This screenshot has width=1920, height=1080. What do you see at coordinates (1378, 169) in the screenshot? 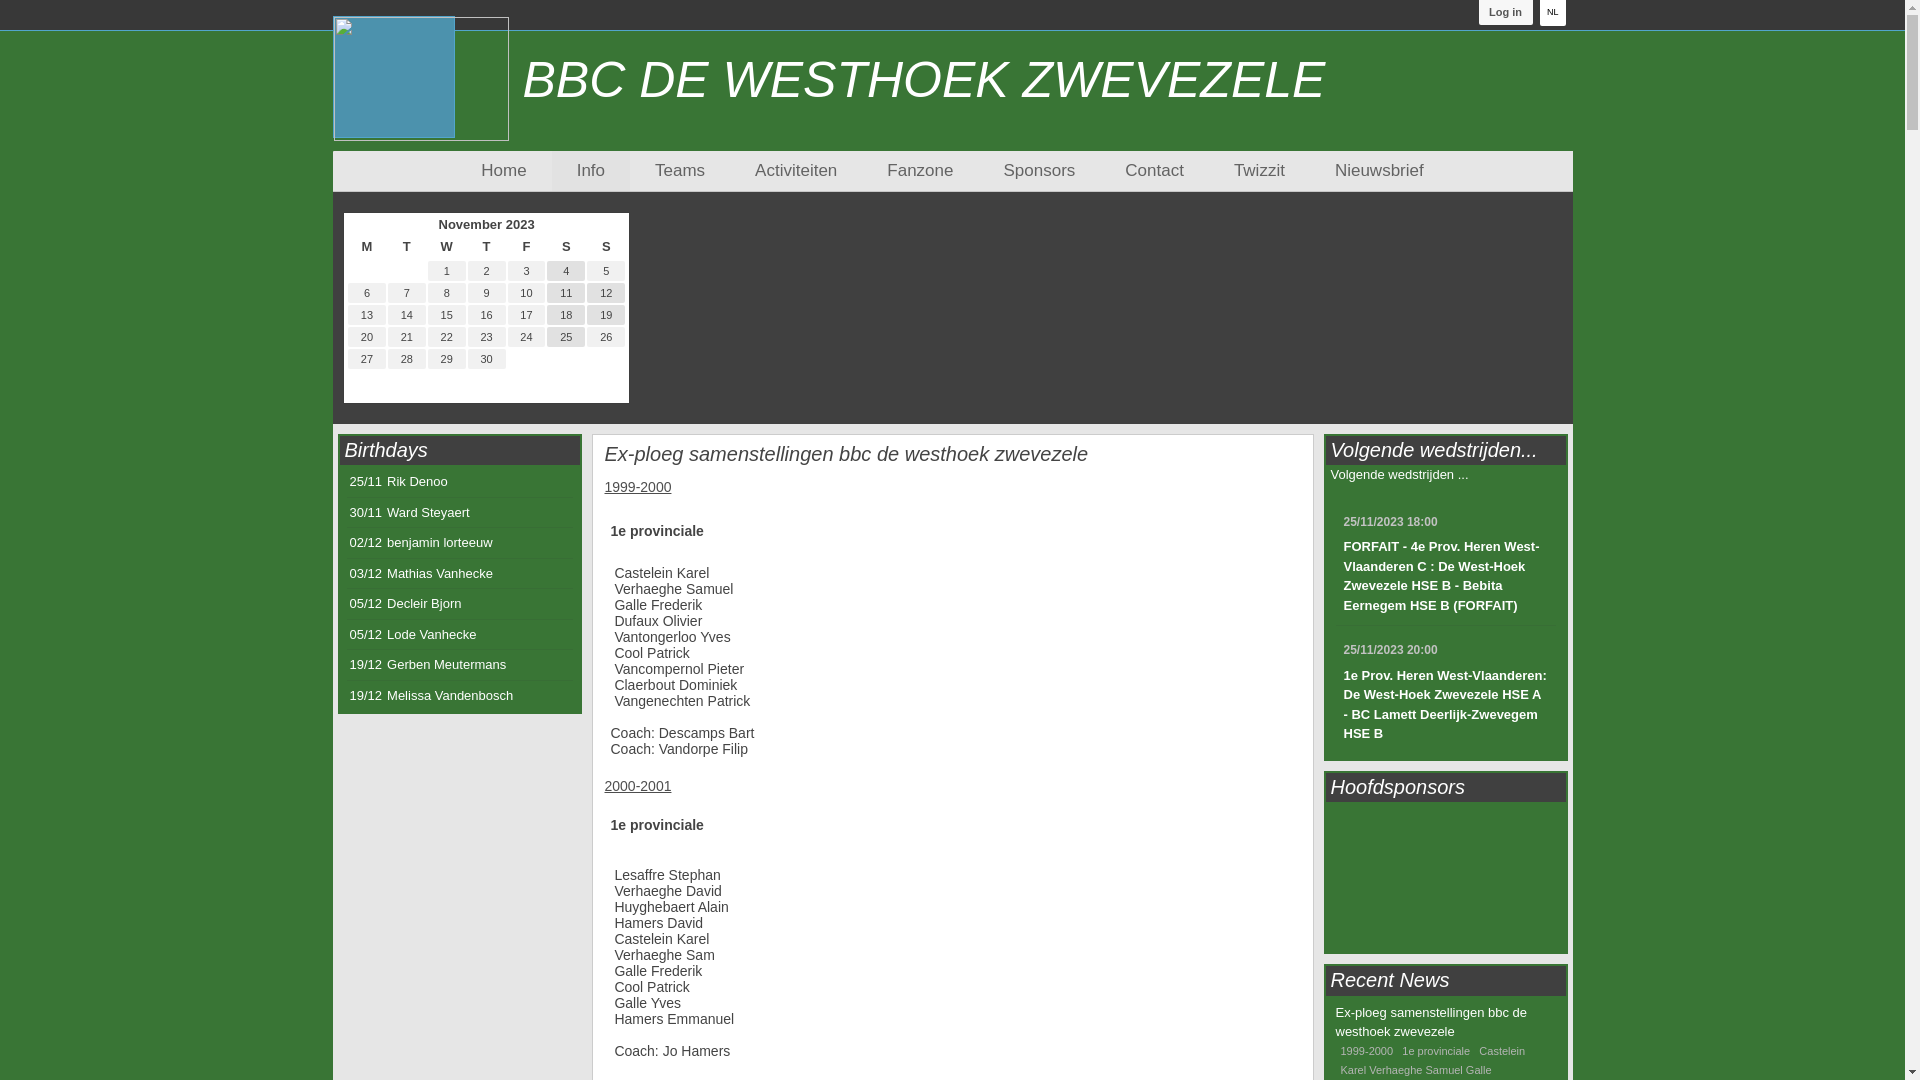
I see `'Nieuwsbrief'` at bounding box center [1378, 169].